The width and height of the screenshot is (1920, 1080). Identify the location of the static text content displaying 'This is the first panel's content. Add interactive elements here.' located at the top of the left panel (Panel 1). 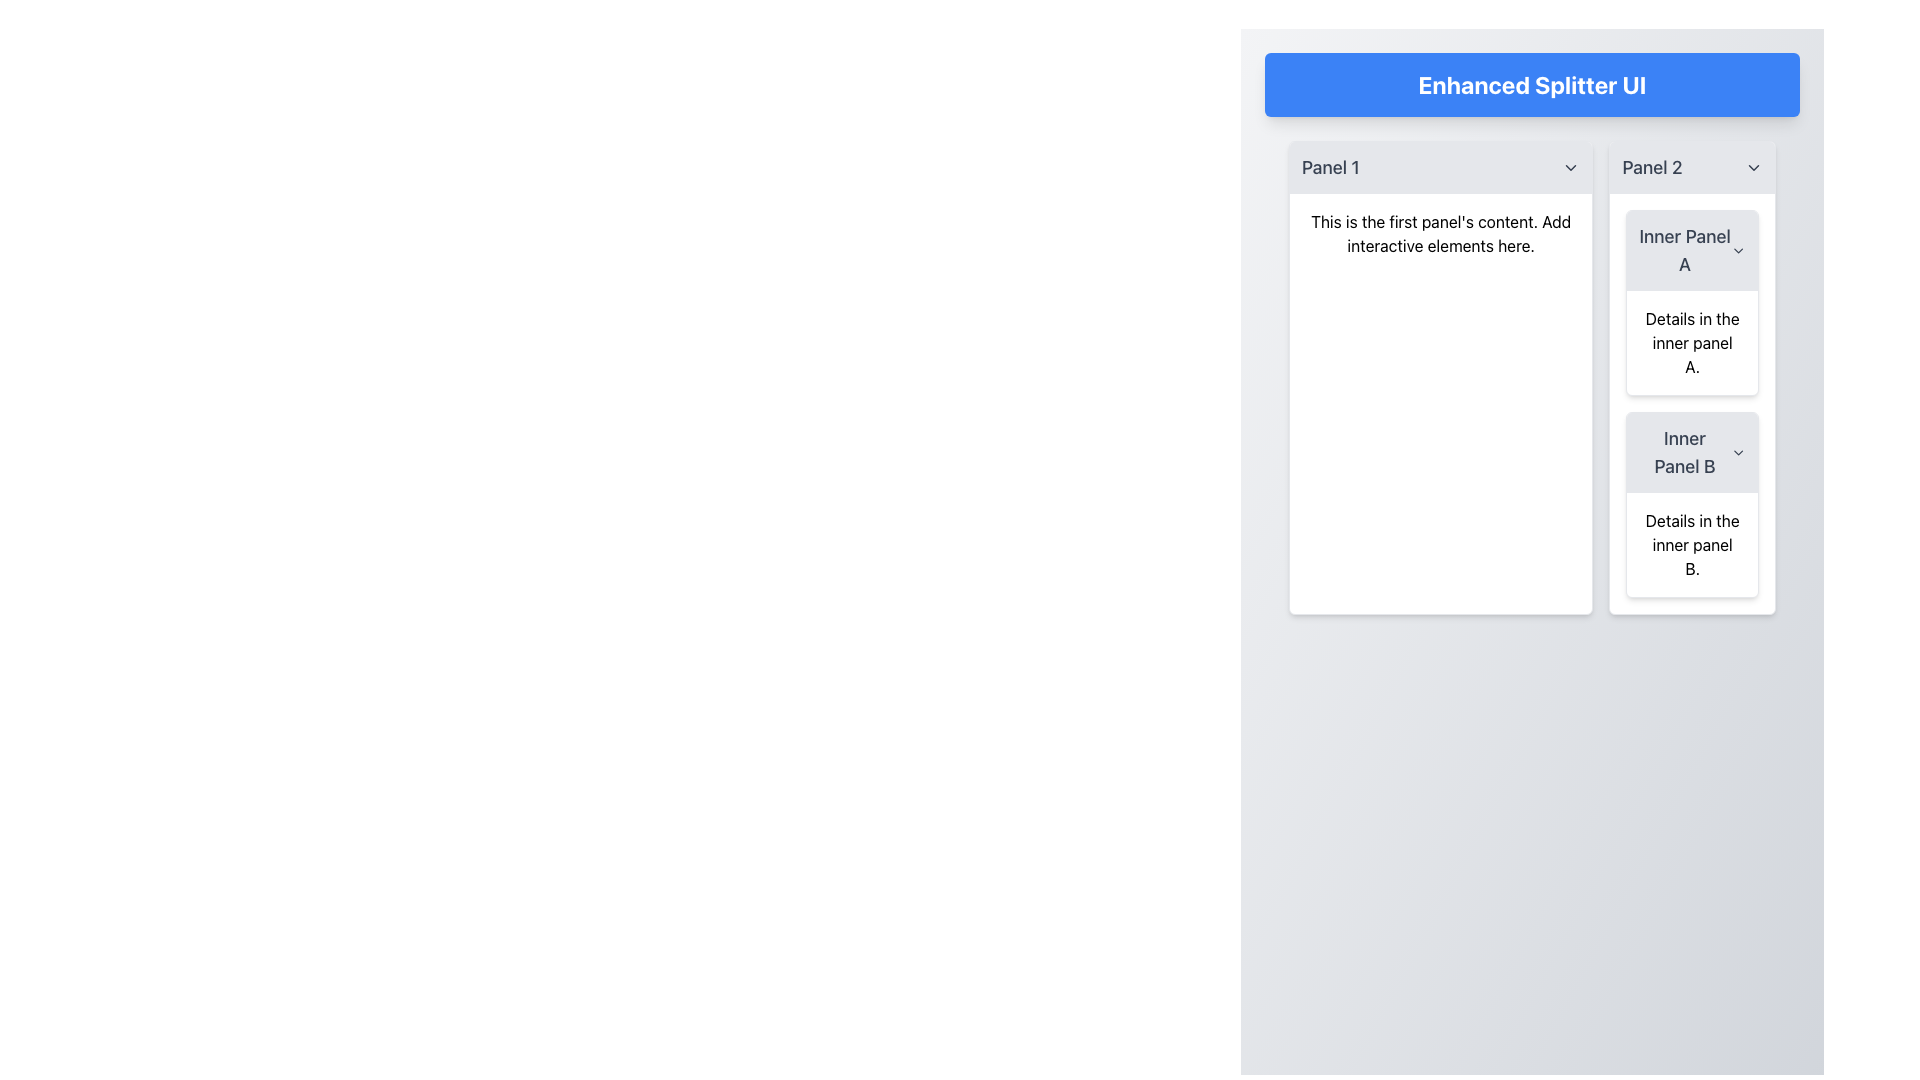
(1441, 233).